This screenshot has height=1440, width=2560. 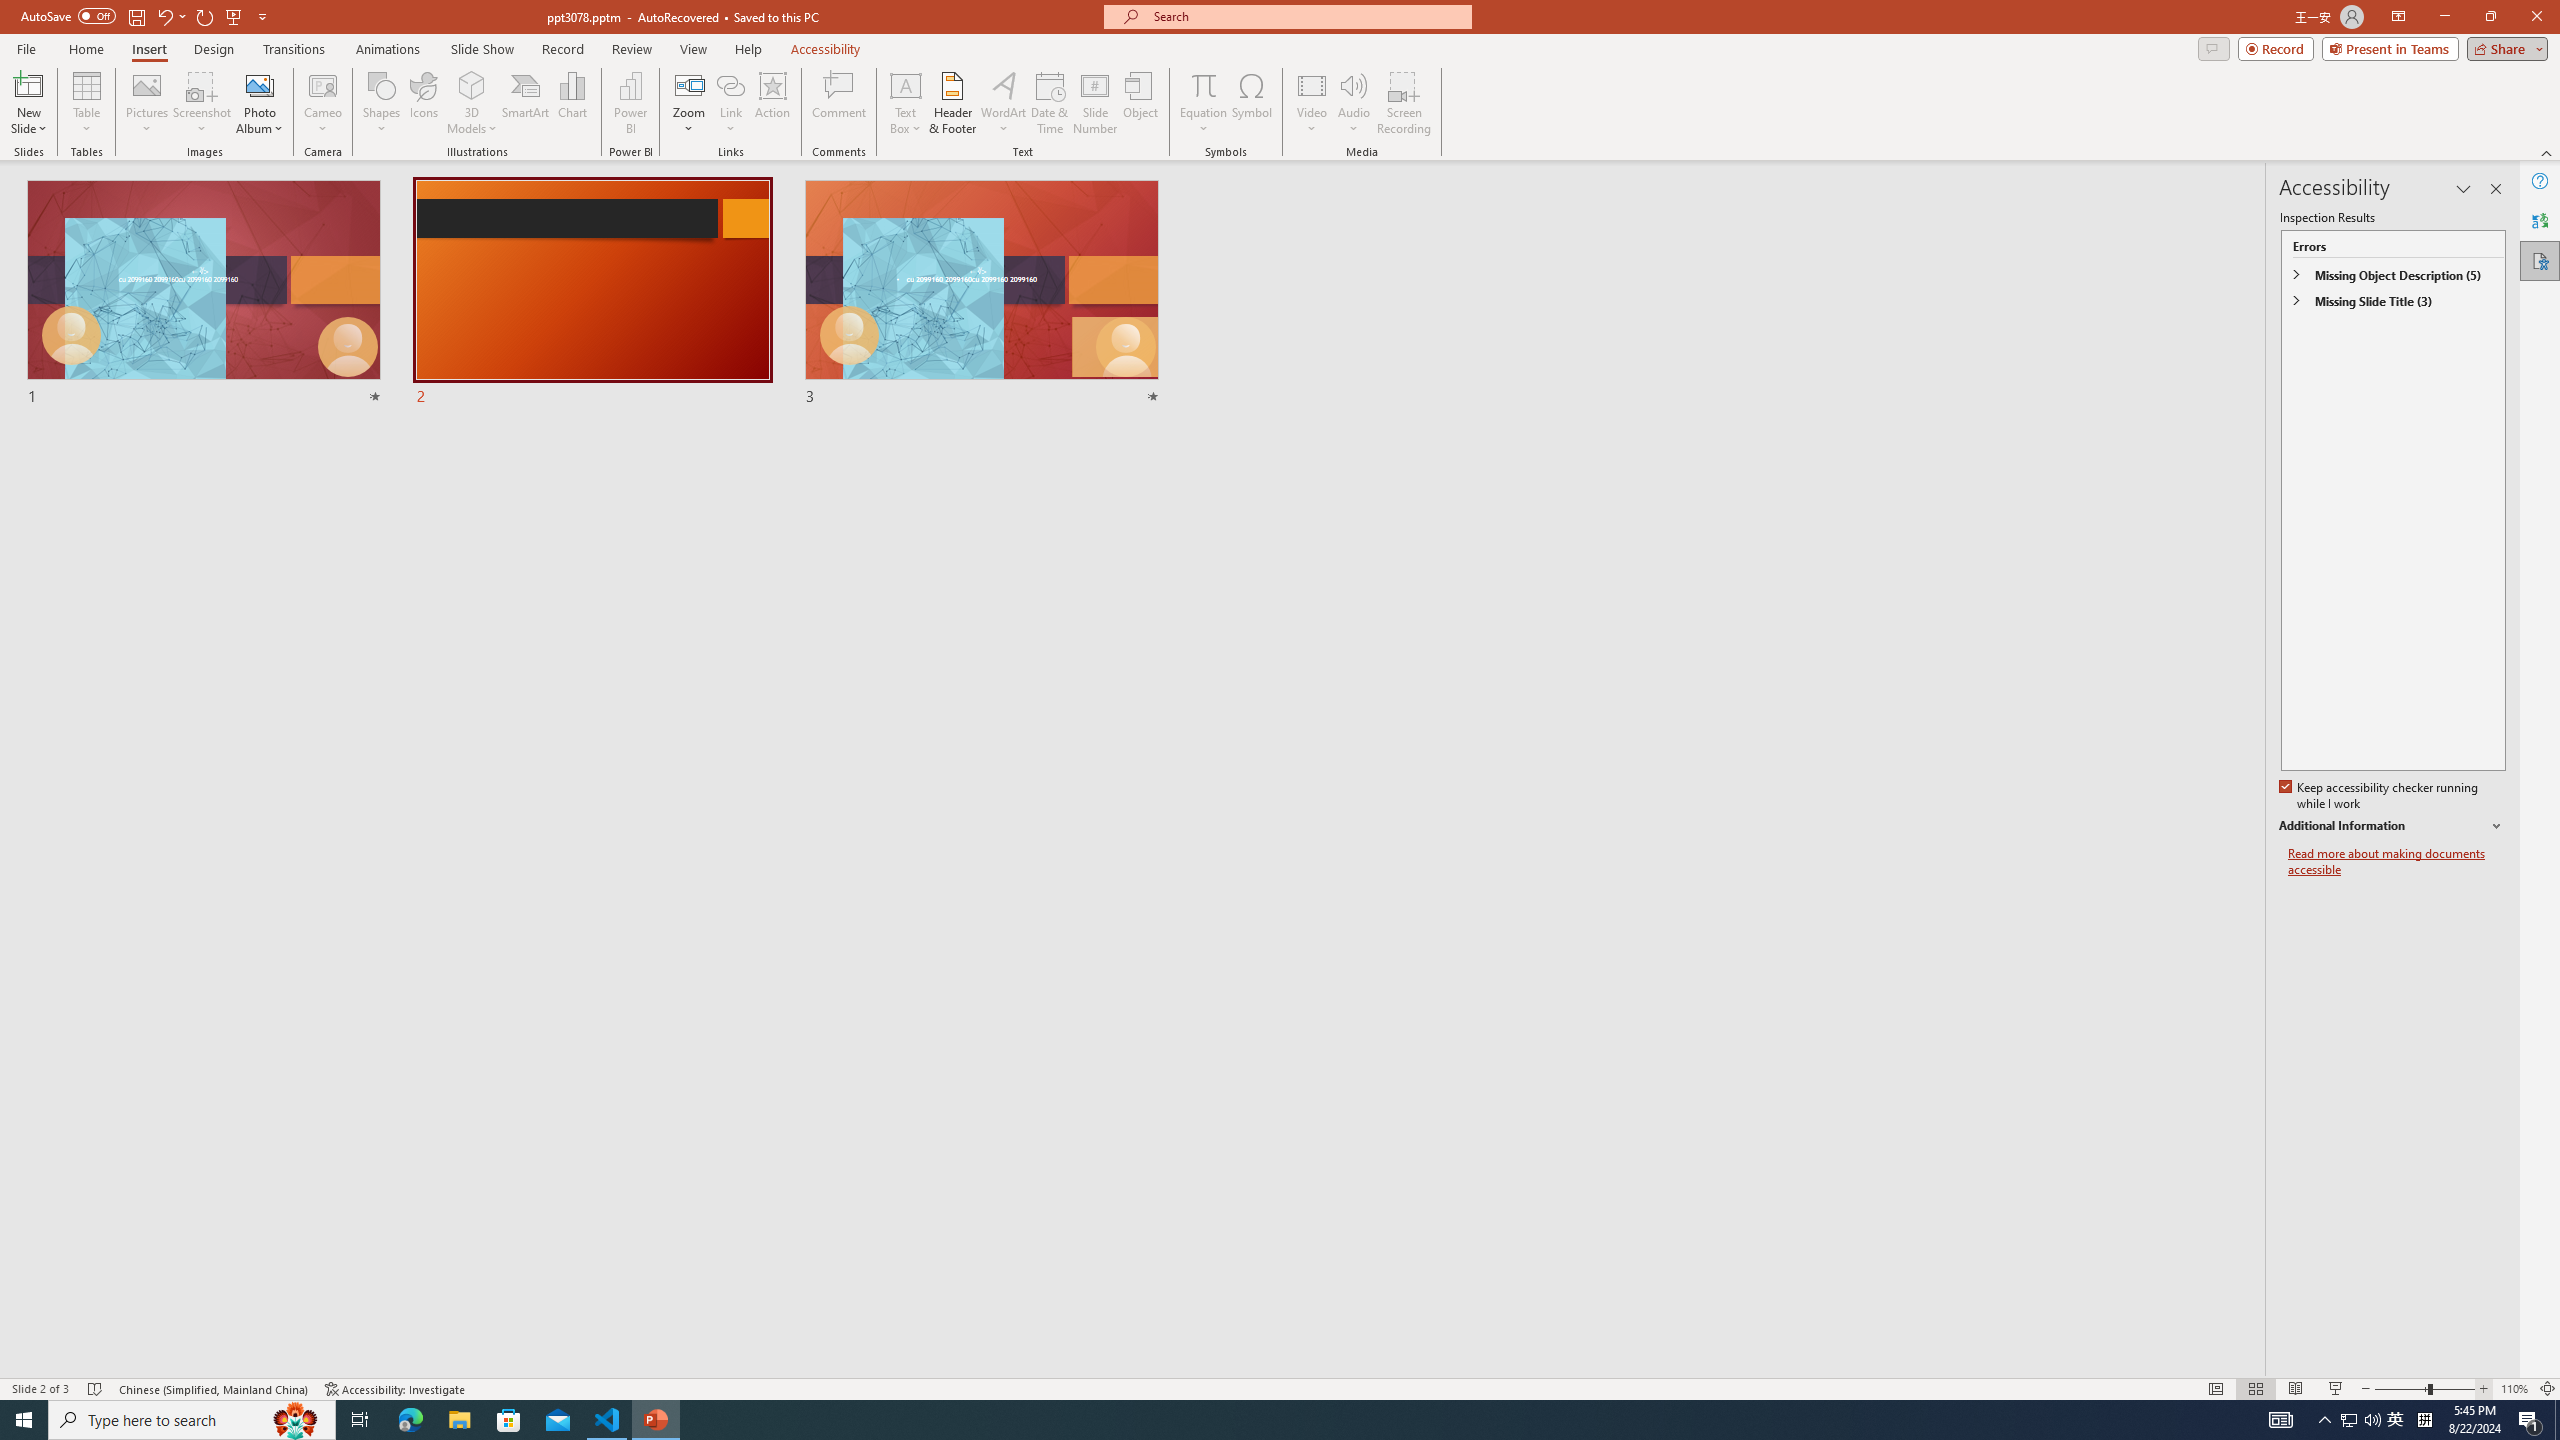 What do you see at coordinates (69, 15) in the screenshot?
I see `'AutoSave'` at bounding box center [69, 15].